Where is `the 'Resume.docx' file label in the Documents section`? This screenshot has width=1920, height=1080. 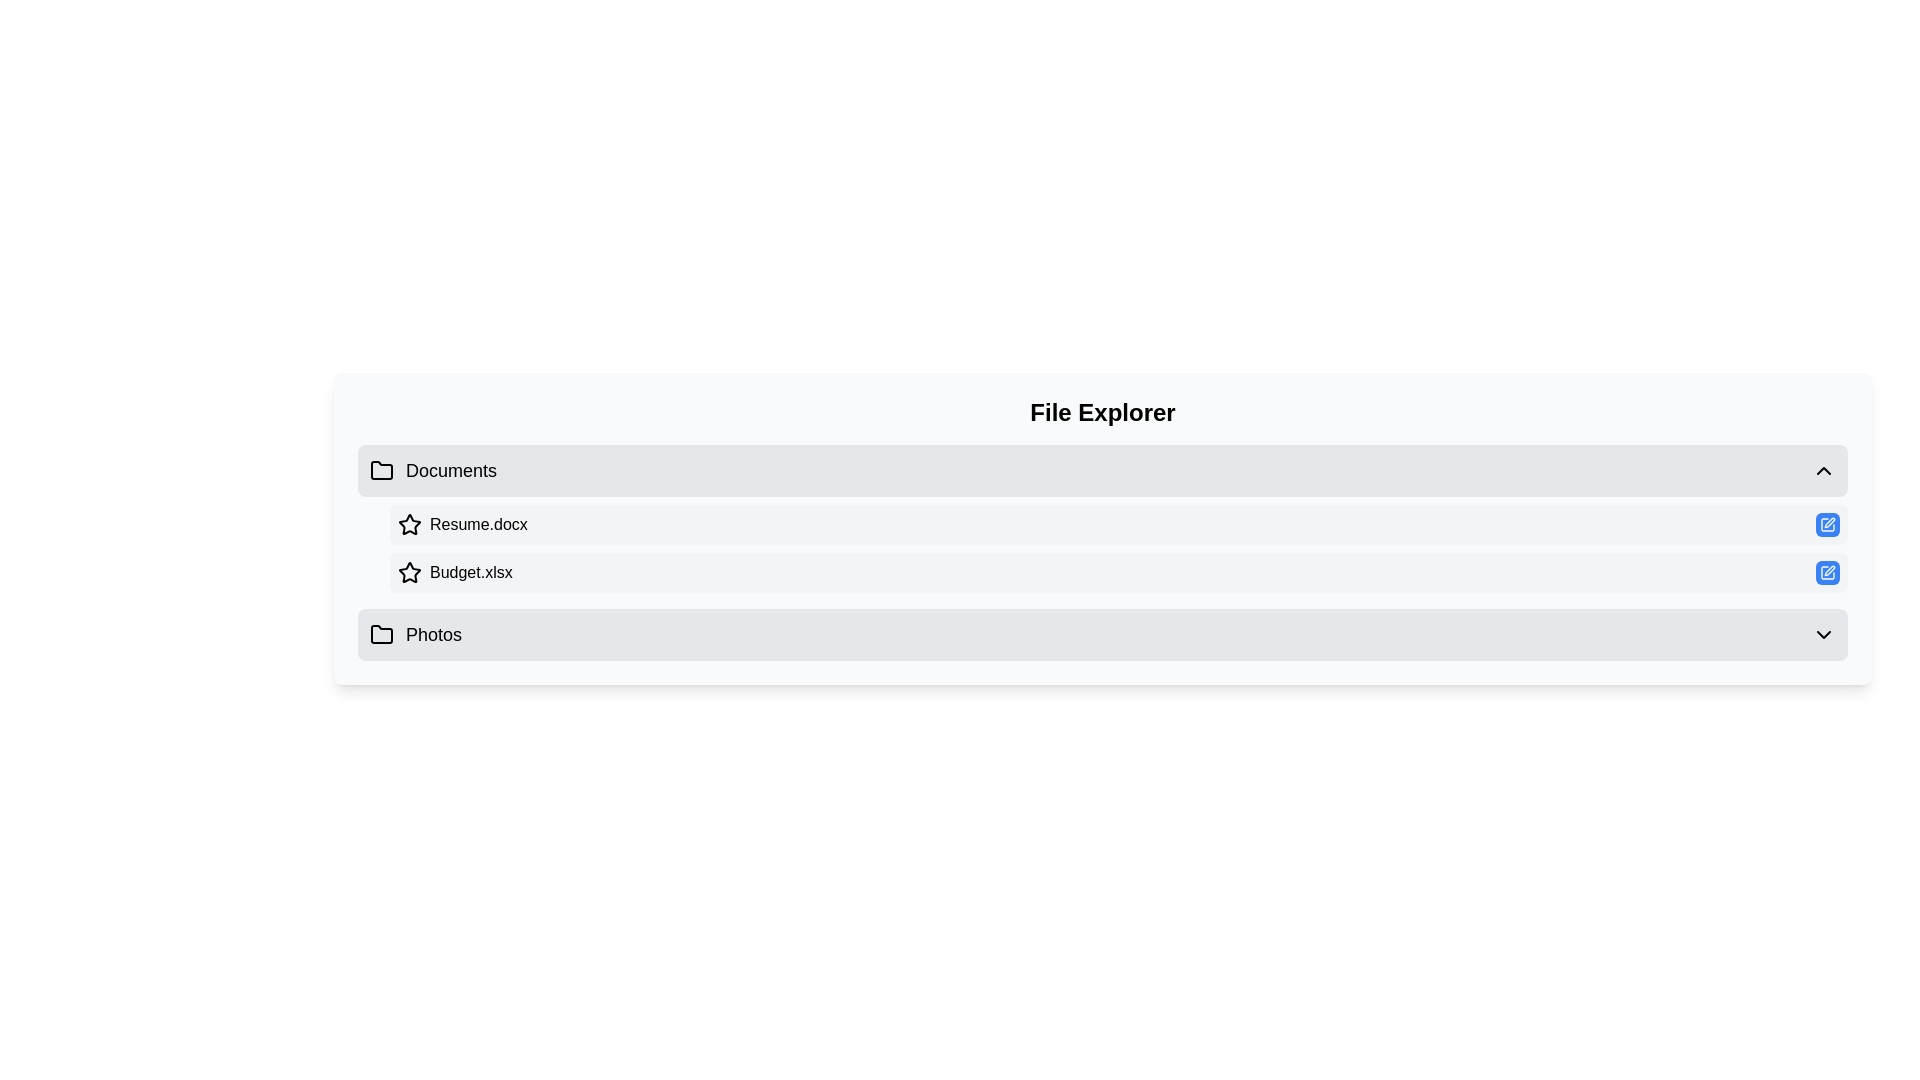 the 'Resume.docx' file label in the Documents section is located at coordinates (461, 523).